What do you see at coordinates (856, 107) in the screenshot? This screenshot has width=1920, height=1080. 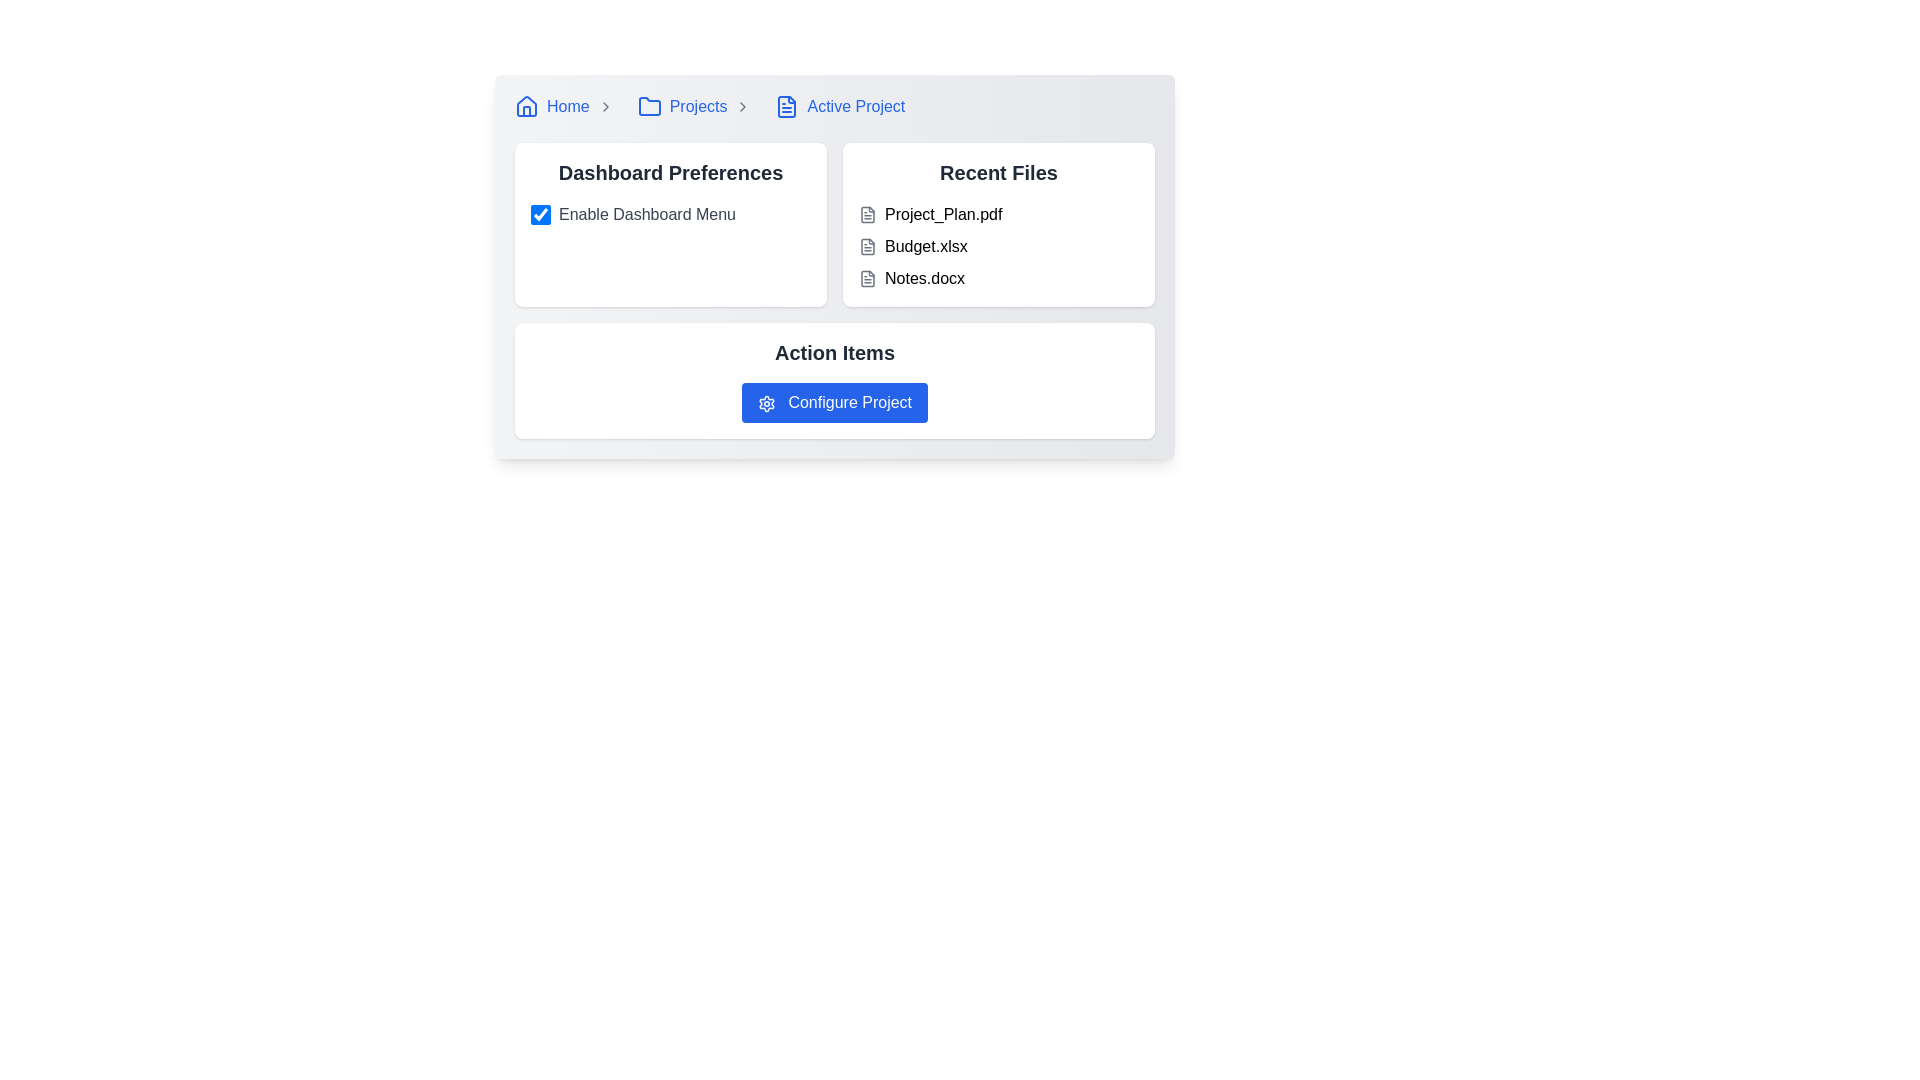 I see `the 'Active Project' text label, which is the third item in the breadcrumb navigation bar, styled in blue with medium font weight` at bounding box center [856, 107].